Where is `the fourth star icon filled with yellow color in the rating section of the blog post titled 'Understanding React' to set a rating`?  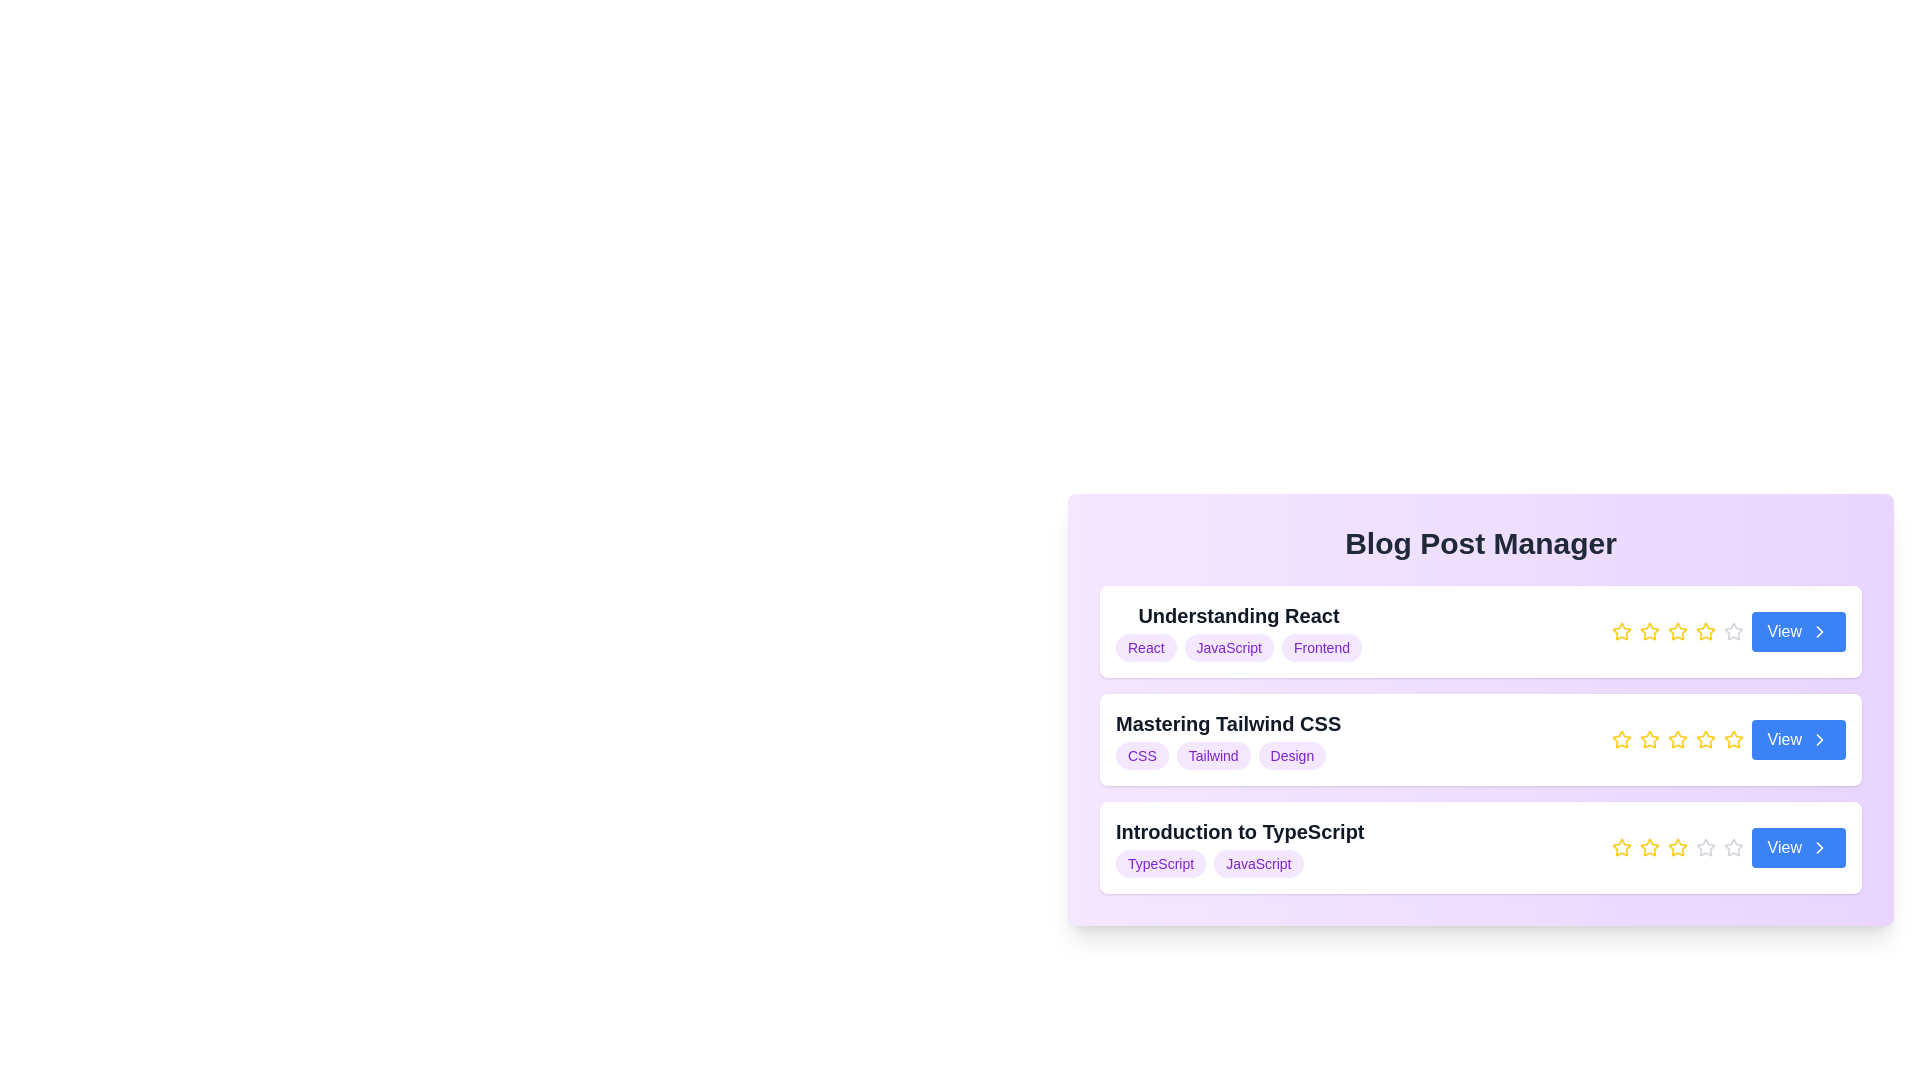
the fourth star icon filled with yellow color in the rating section of the blog post titled 'Understanding React' to set a rating is located at coordinates (1704, 631).